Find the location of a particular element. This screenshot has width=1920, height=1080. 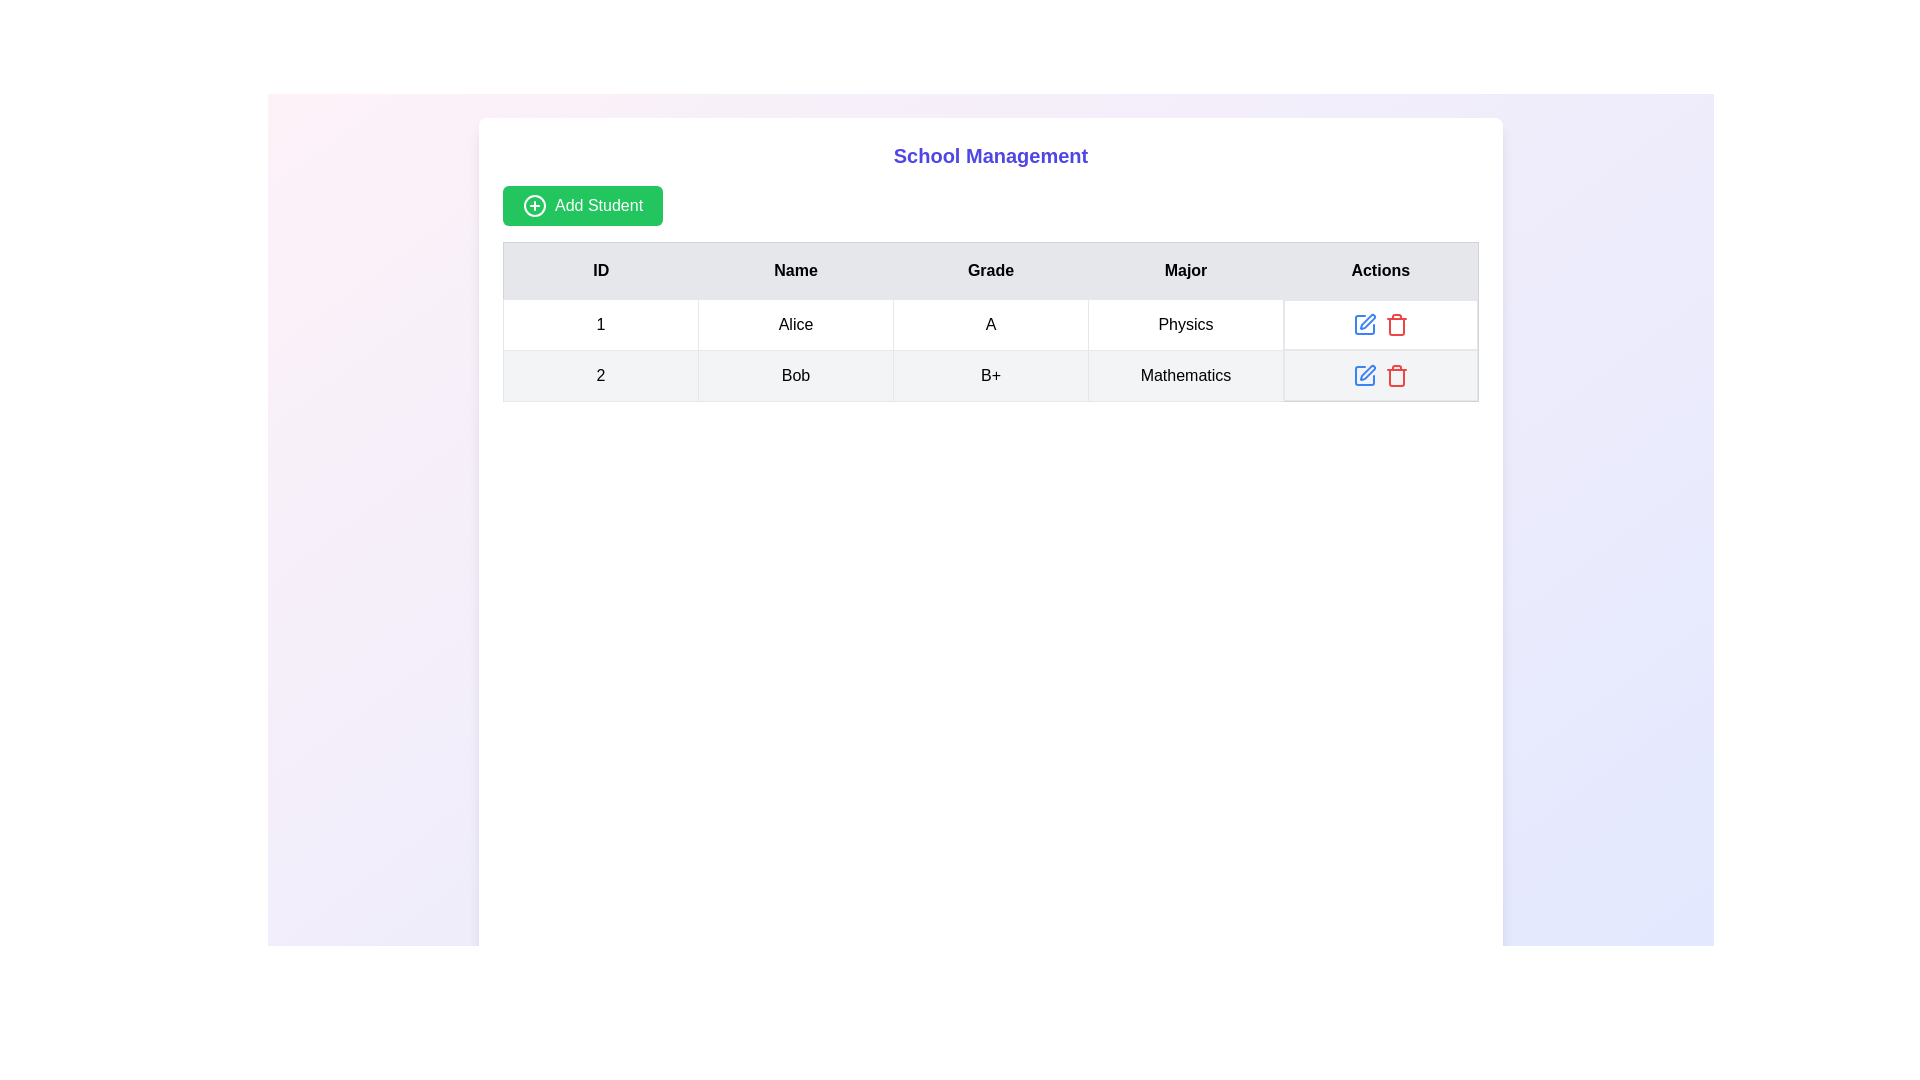

the 'Edit' button located in the 'Actions' column of the second row in the table to observe hover effects is located at coordinates (1363, 374).